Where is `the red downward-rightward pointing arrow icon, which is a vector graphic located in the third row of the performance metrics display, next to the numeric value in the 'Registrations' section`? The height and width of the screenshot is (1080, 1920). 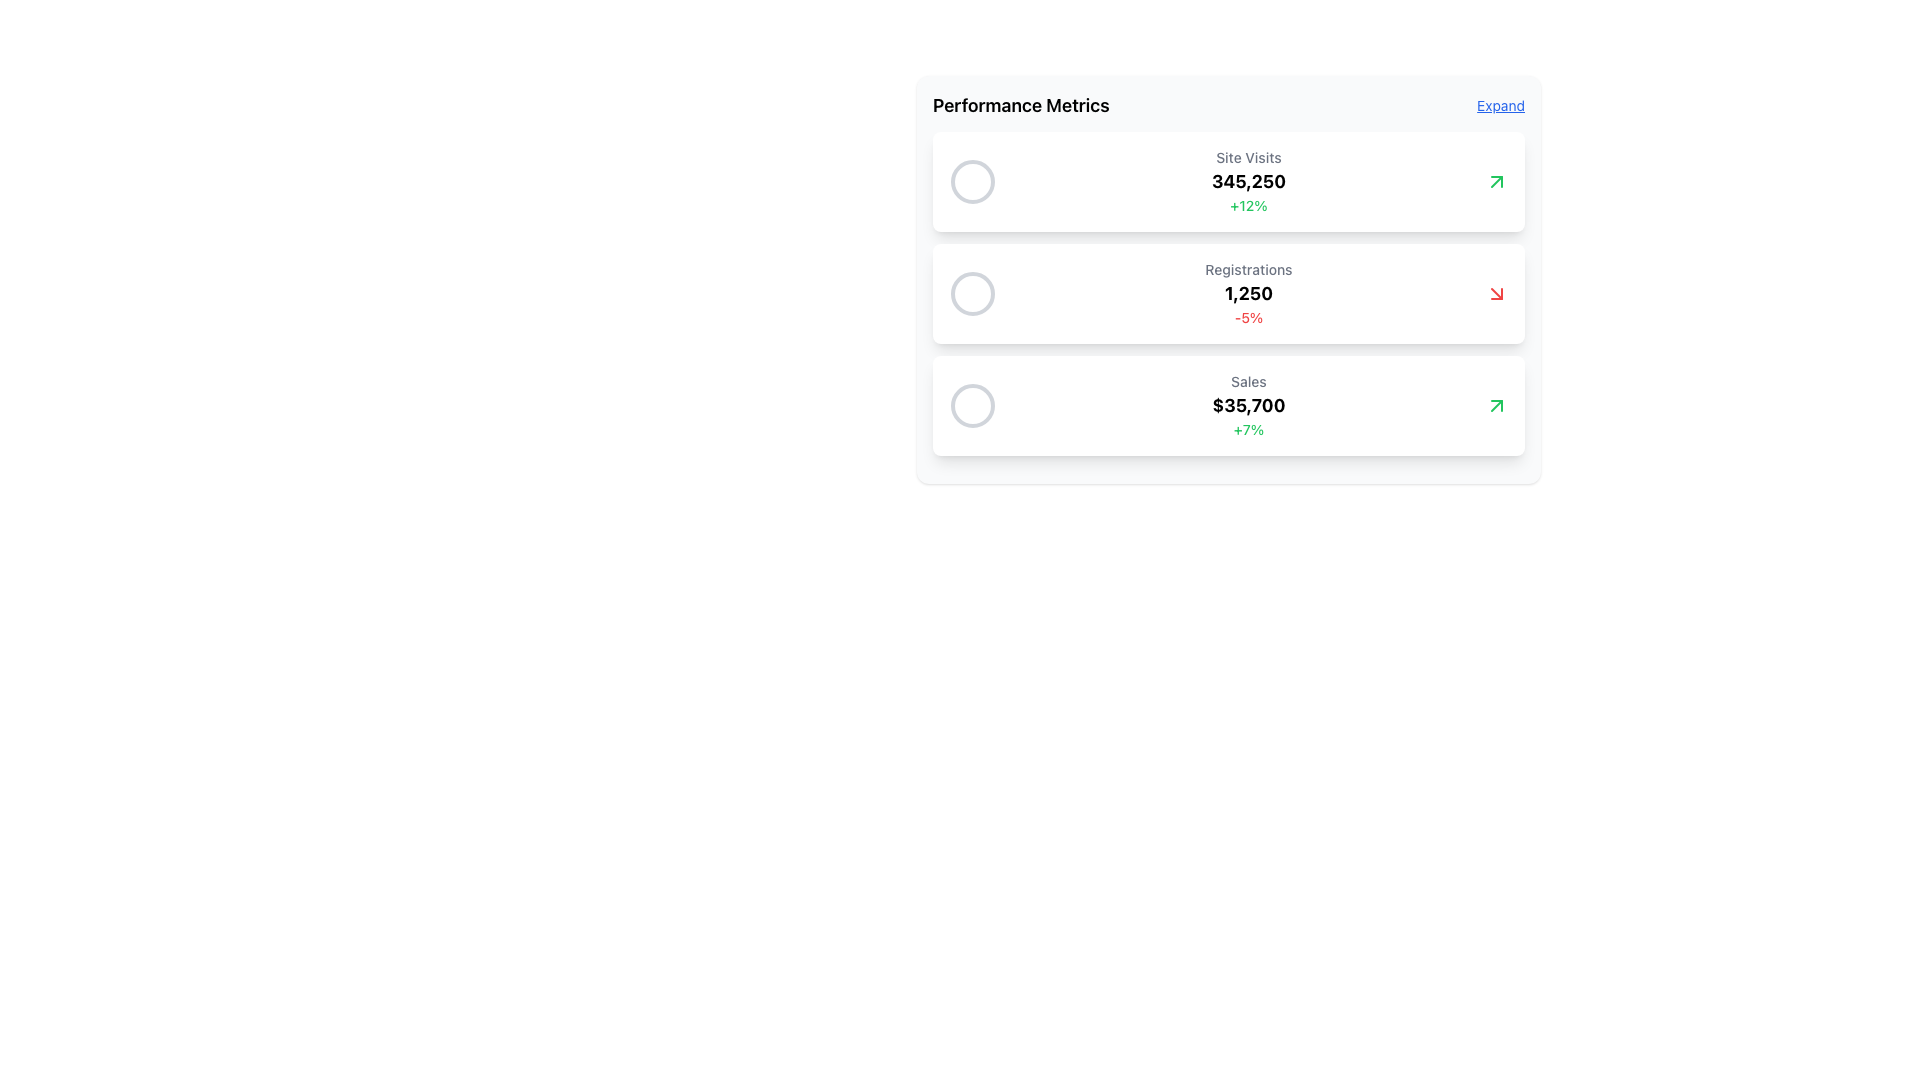
the red downward-rightward pointing arrow icon, which is a vector graphic located in the third row of the performance metrics display, next to the numeric value in the 'Registrations' section is located at coordinates (1497, 293).